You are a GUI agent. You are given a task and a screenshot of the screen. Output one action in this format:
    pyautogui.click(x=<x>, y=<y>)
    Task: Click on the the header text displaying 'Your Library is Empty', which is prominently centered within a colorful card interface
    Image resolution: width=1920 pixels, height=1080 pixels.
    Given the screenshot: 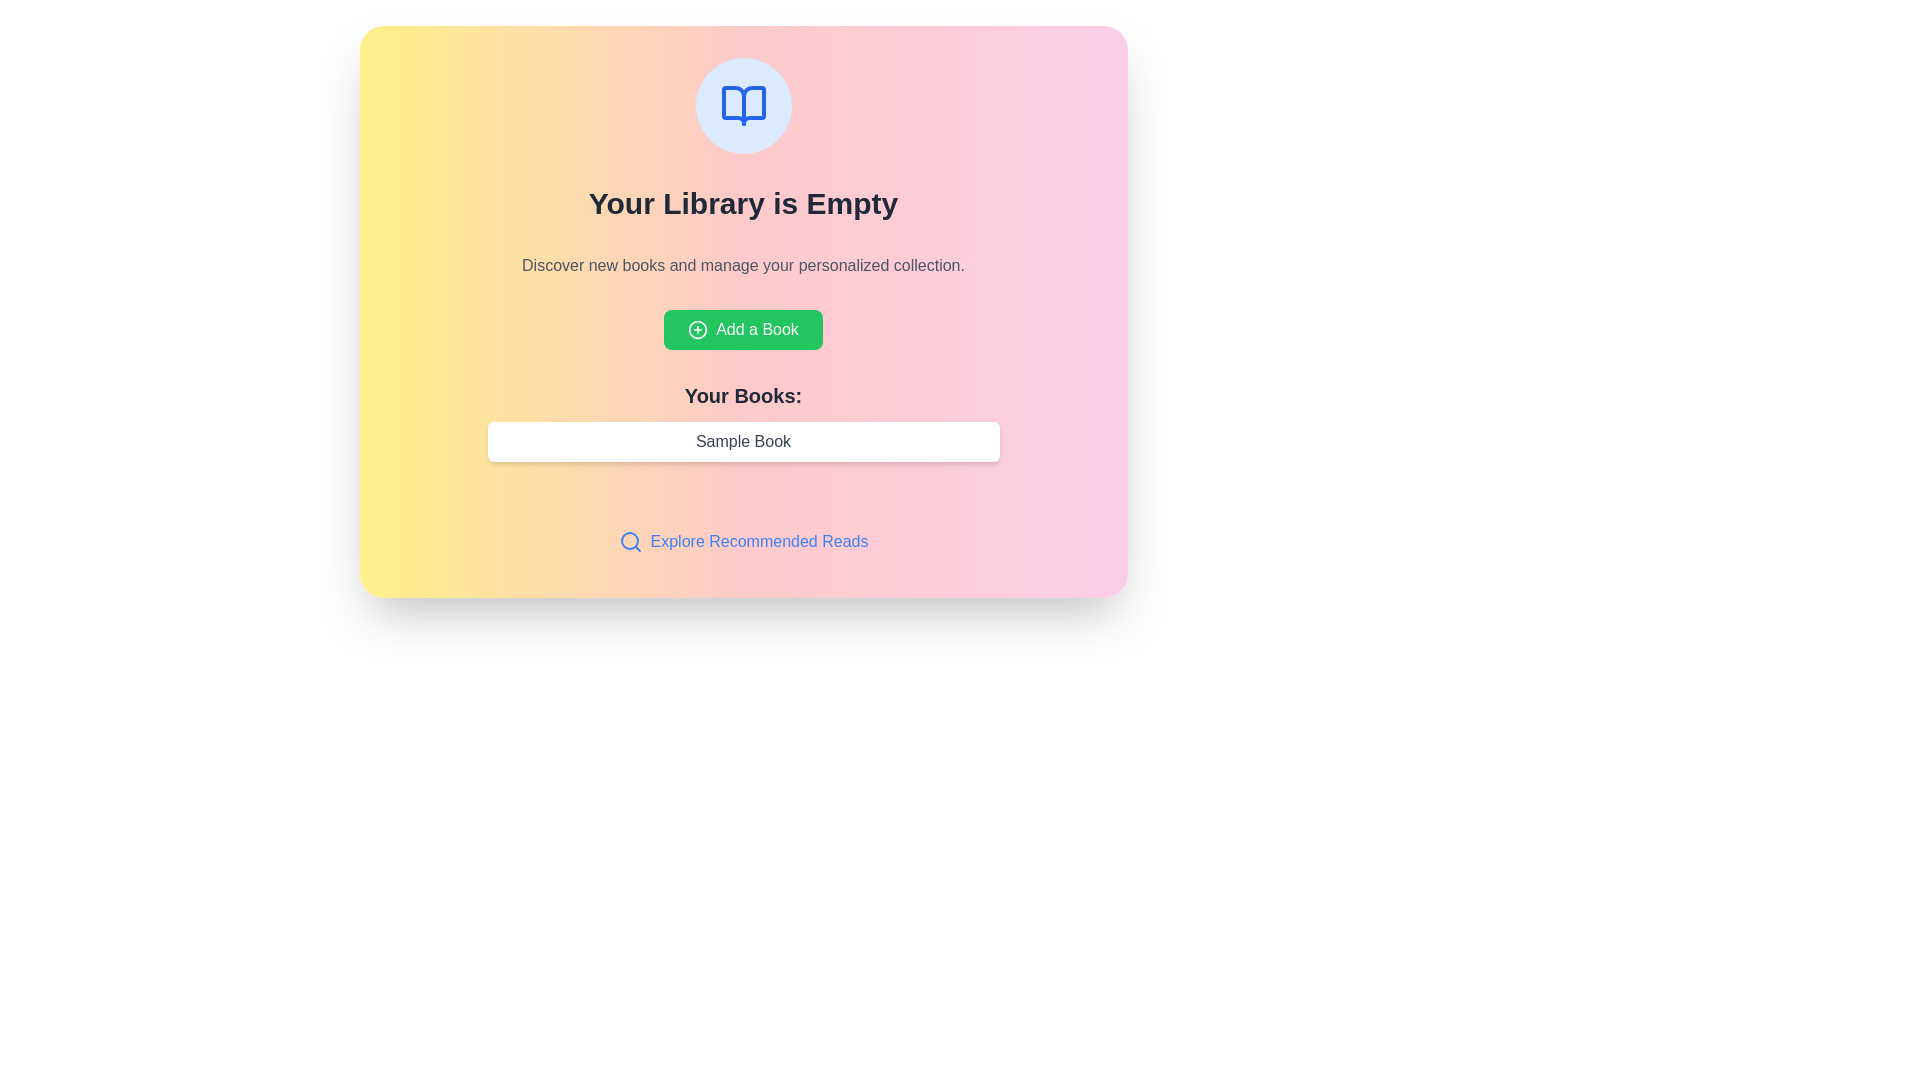 What is the action you would take?
    pyautogui.click(x=742, y=204)
    